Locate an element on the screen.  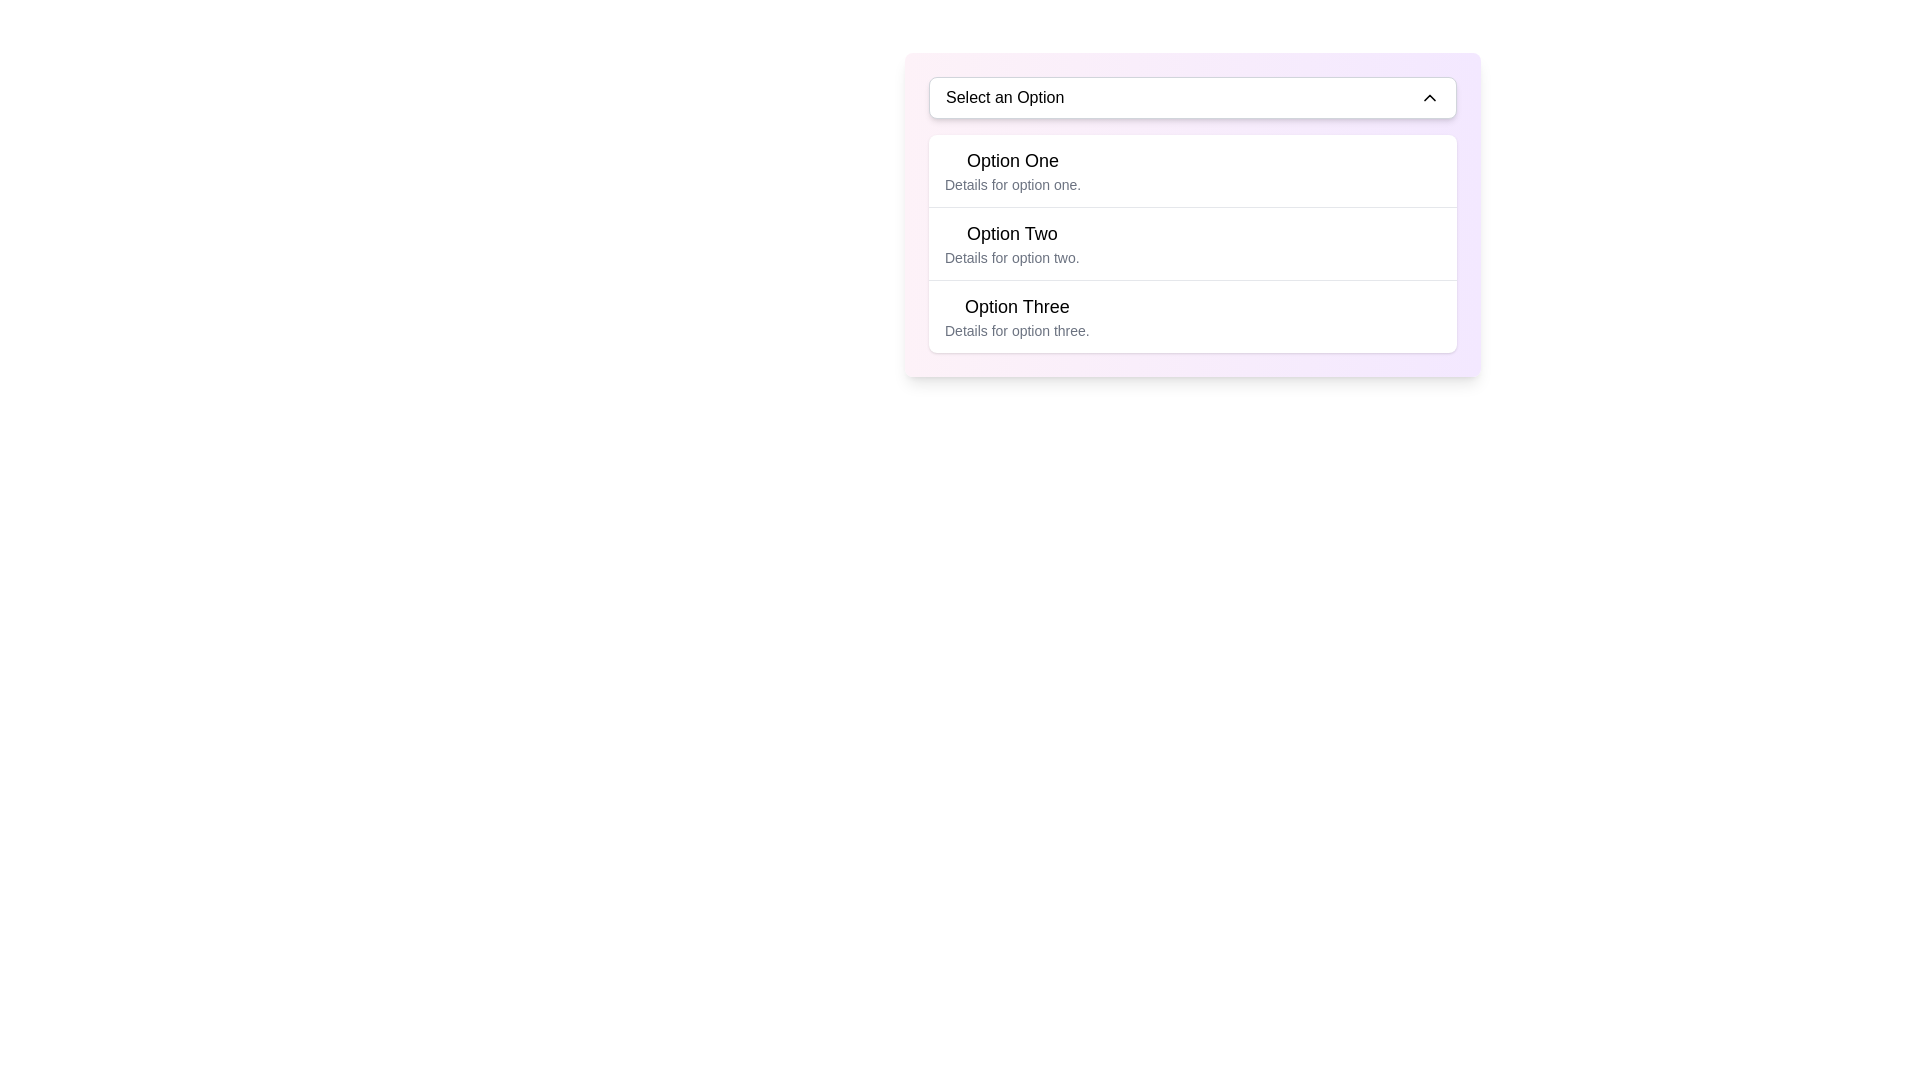
the gray text label reading 'Details for option one.' located under the header 'Option One' in the dropdown menu is located at coordinates (1013, 185).